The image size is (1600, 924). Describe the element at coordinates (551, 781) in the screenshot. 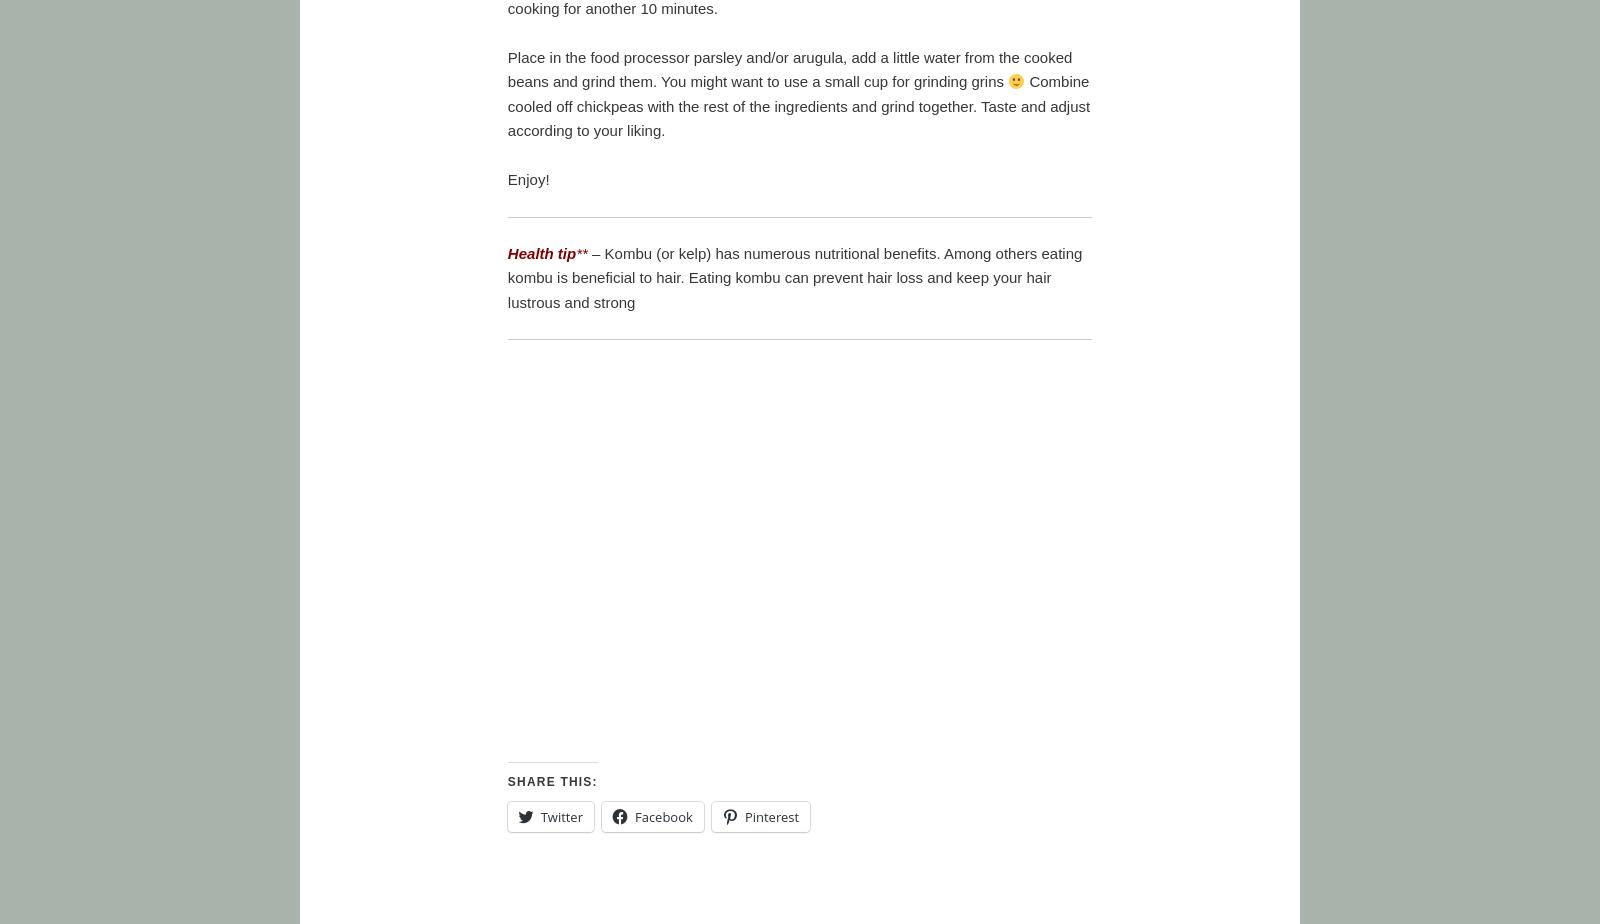

I see `'Share this:'` at that location.